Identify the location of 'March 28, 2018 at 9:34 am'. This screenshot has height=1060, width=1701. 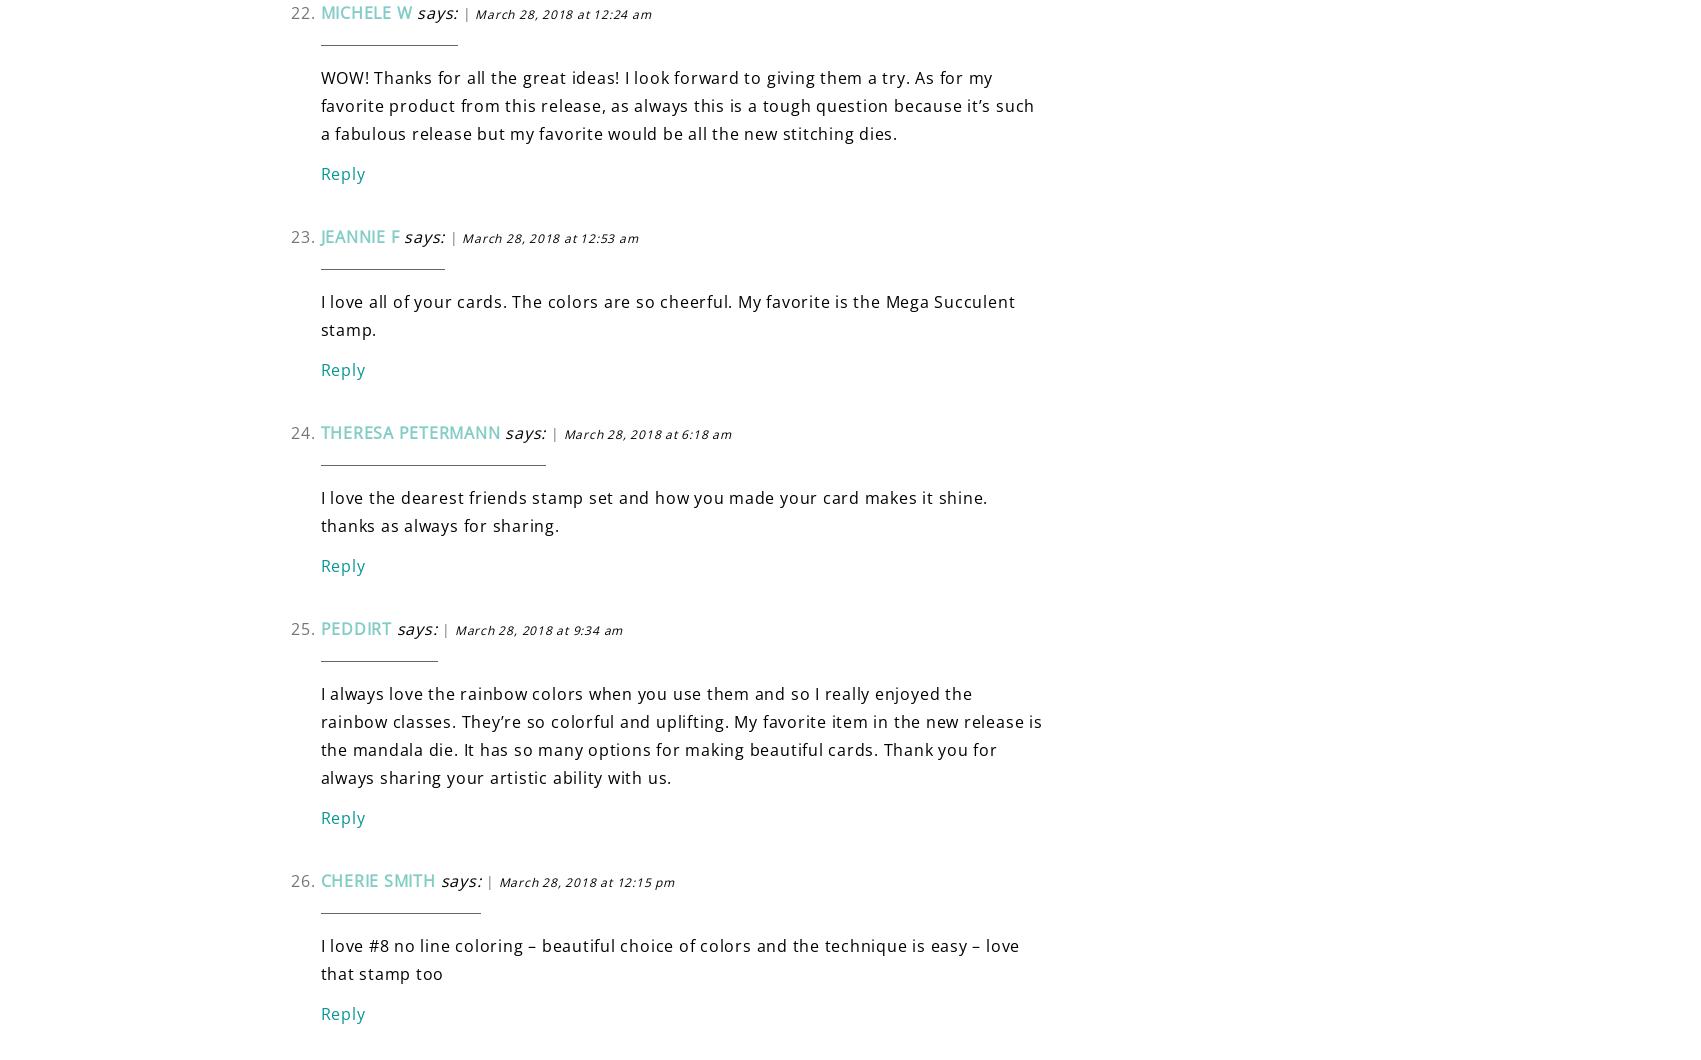
(538, 629).